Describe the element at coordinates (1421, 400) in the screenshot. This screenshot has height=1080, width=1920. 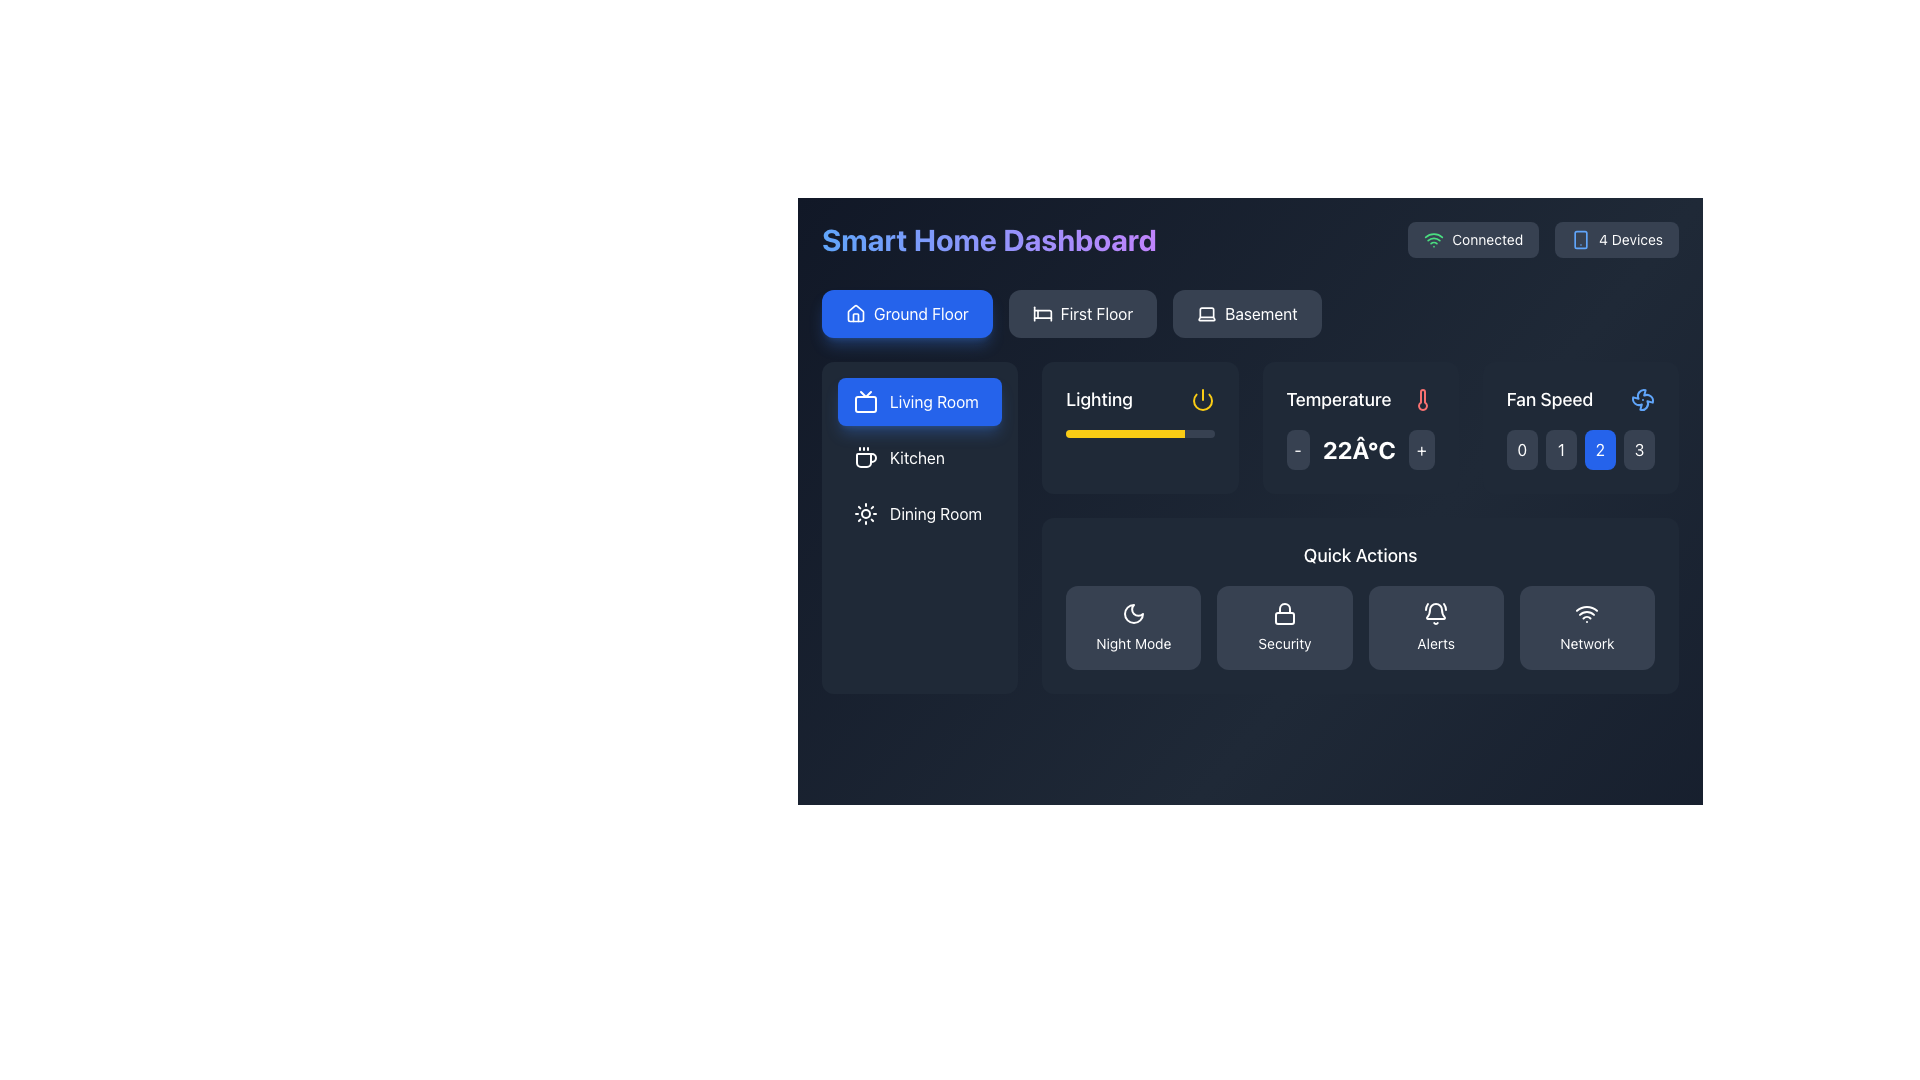
I see `the temperature icon located to the right of the 'Temperature' label and numeric value in the top right area of the interface` at that location.